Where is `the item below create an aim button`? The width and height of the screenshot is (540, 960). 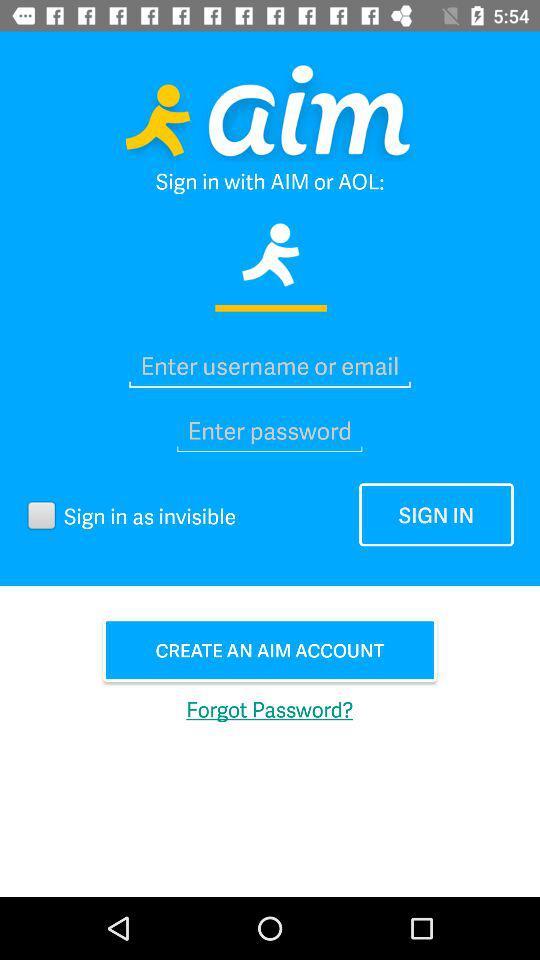 the item below create an aim button is located at coordinates (269, 709).